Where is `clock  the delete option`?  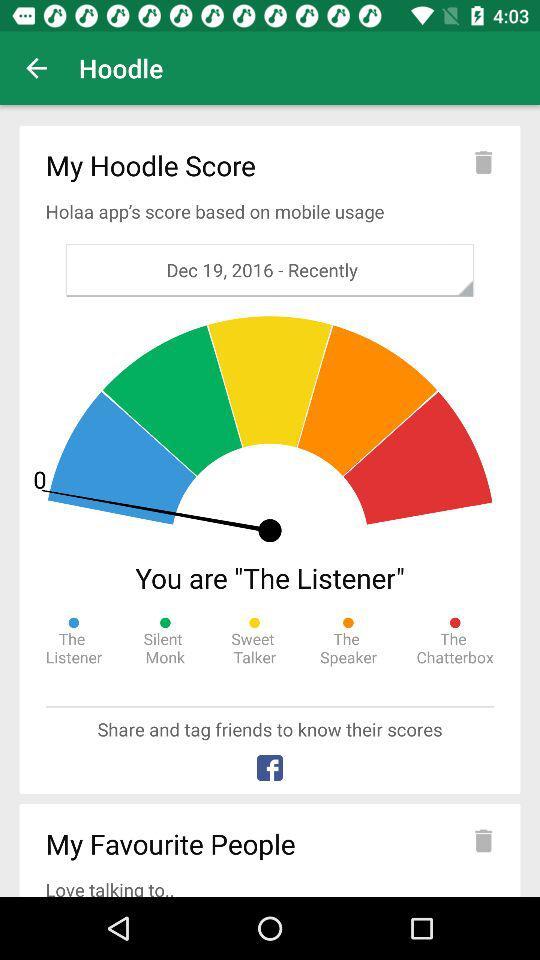 clock  the delete option is located at coordinates (483, 161).